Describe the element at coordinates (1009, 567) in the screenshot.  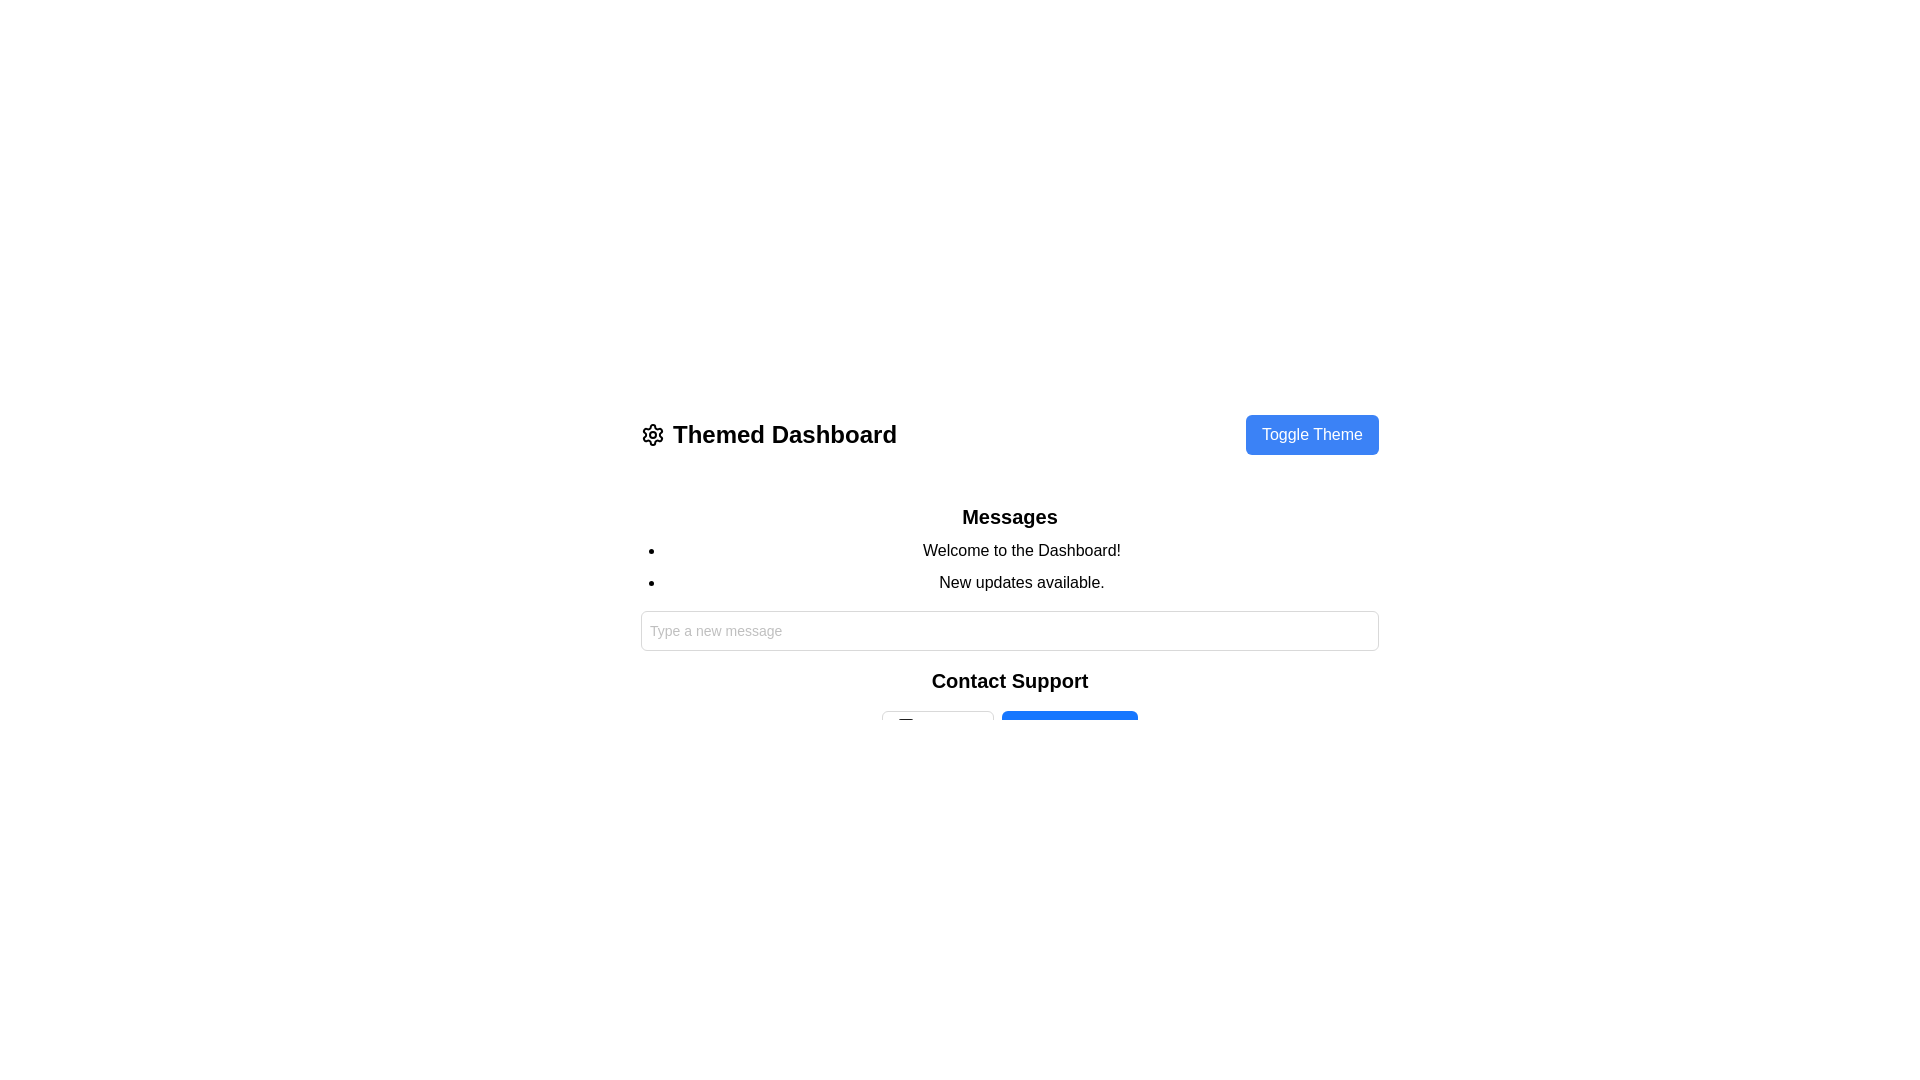
I see `the informational Text component that provides a welcome message and update notification located beneath the 'Messages' heading and above the input field labeled 'Type a new message'` at that location.